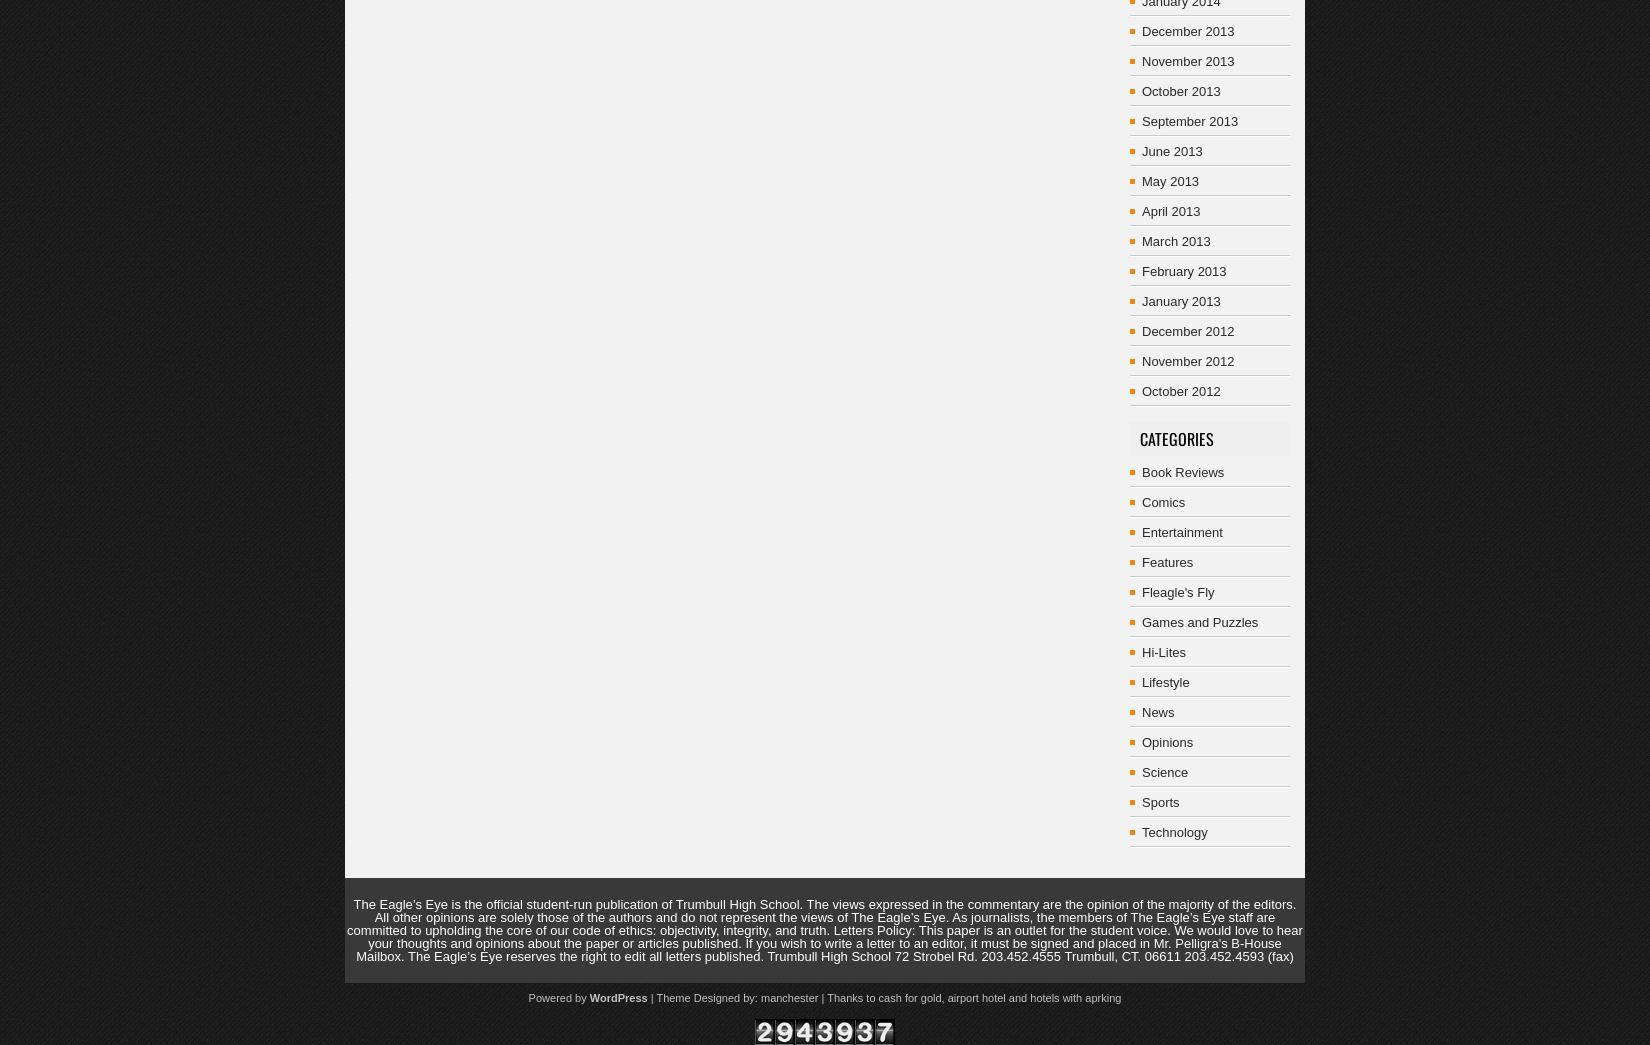 This screenshot has width=1650, height=1045. I want to click on 'Science', so click(1165, 772).